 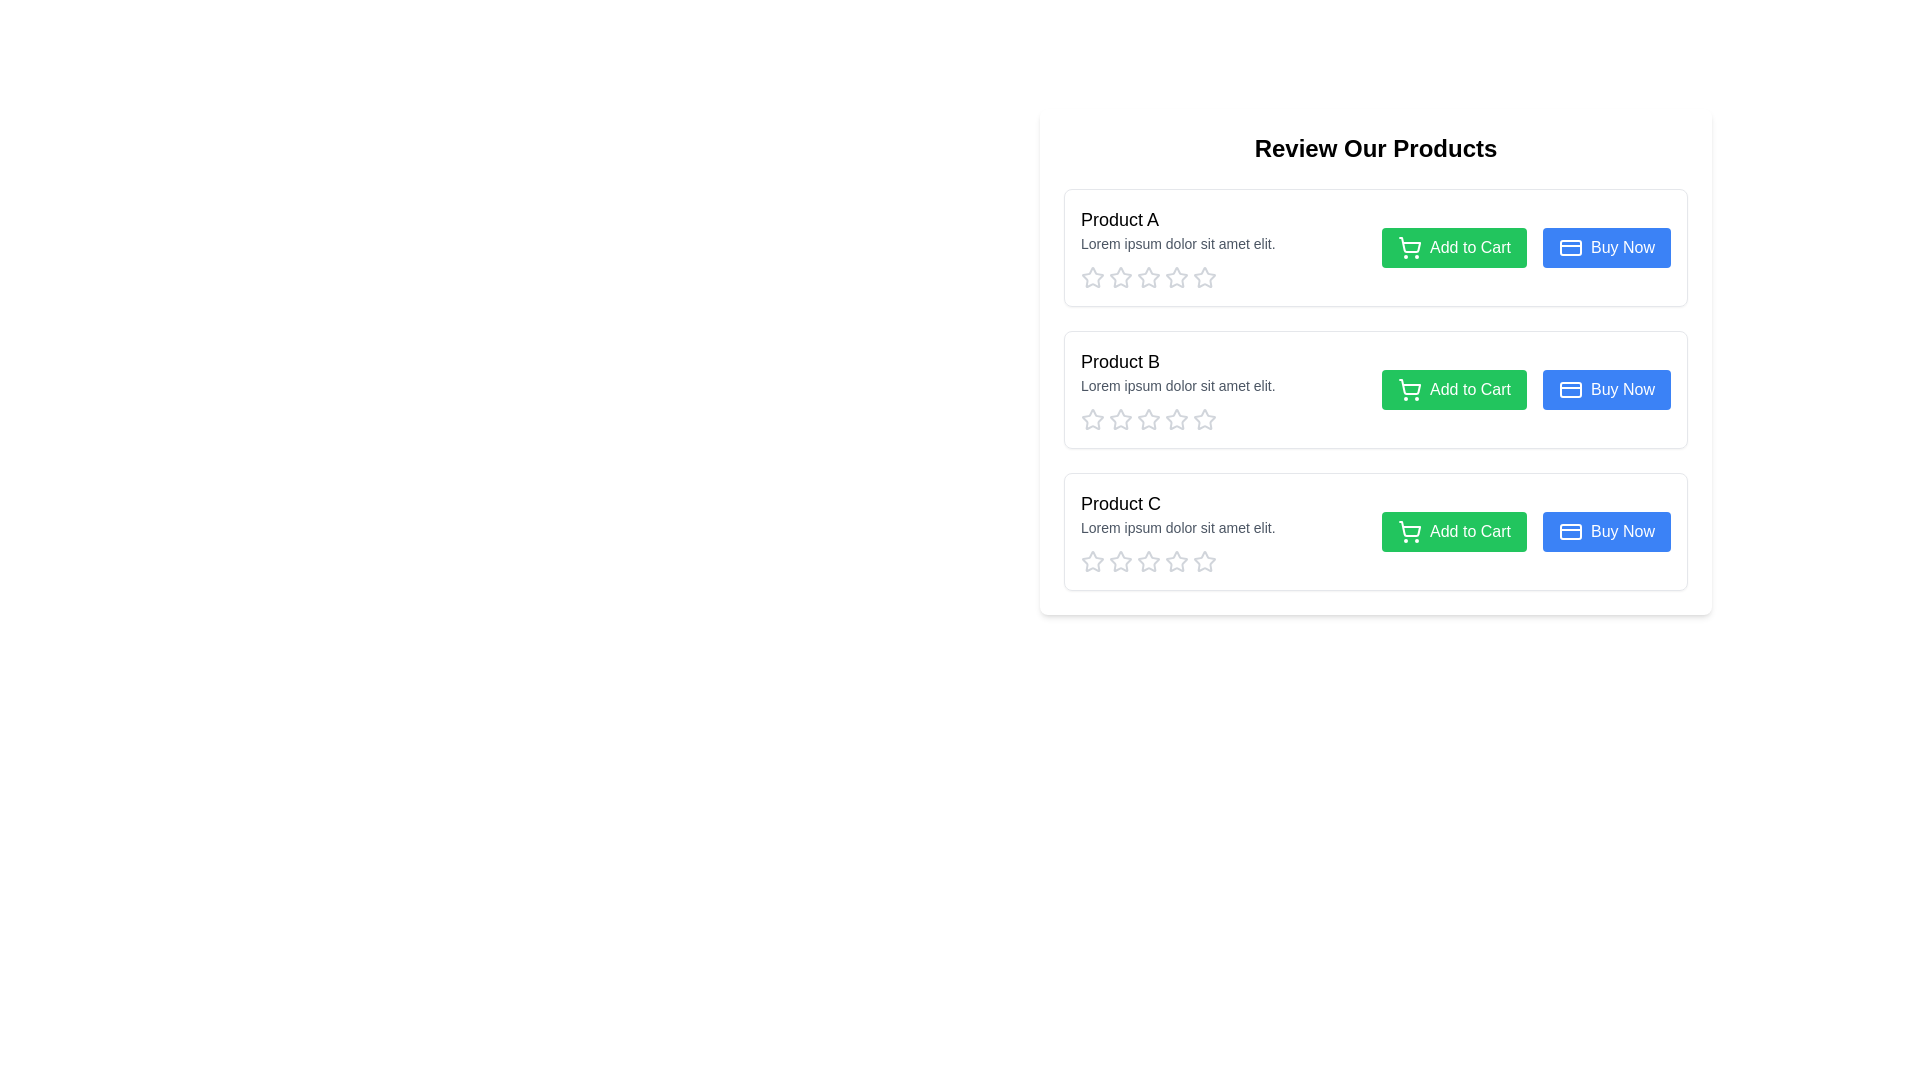 What do you see at coordinates (1118, 277) in the screenshot?
I see `the first interactive rating star icon for 'Product A', which is an outline star icon indicating a rating mechanism` at bounding box center [1118, 277].